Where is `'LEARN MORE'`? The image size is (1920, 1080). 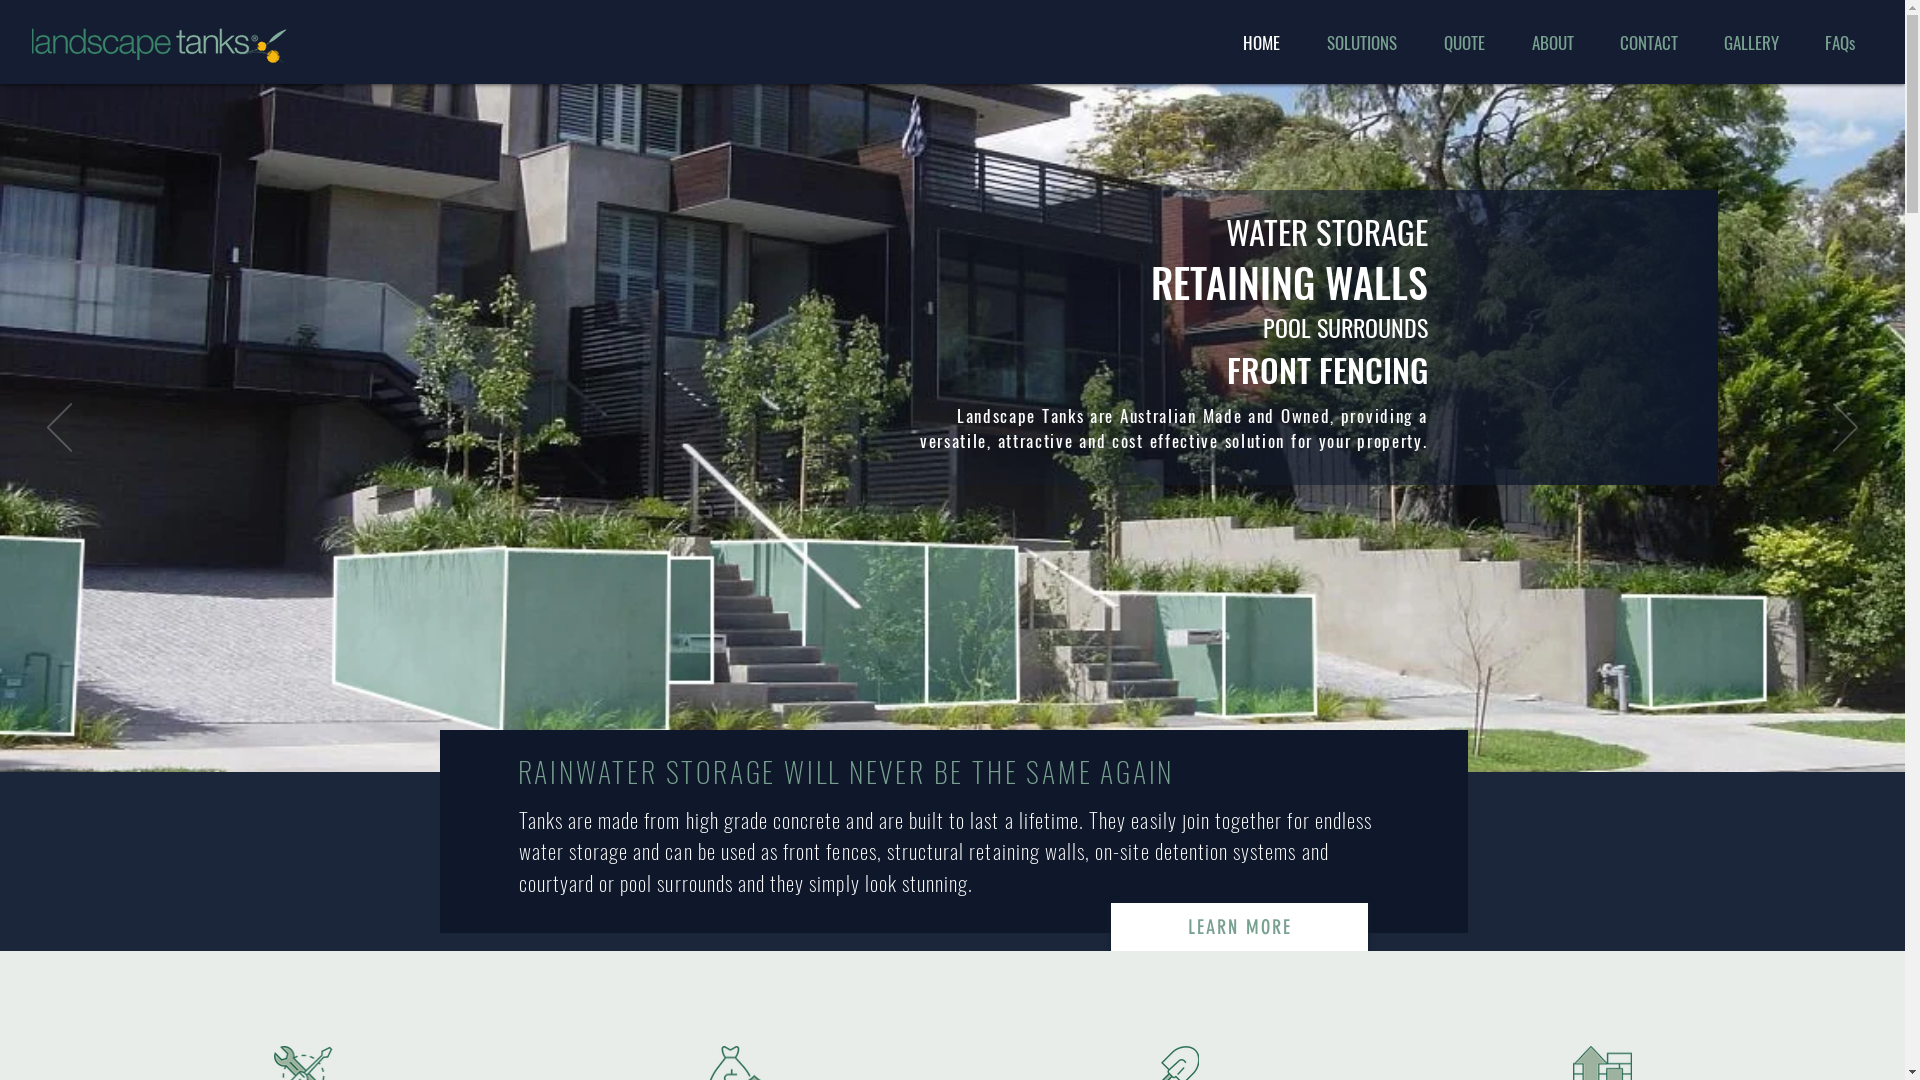 'LEARN MORE' is located at coordinates (1108, 926).